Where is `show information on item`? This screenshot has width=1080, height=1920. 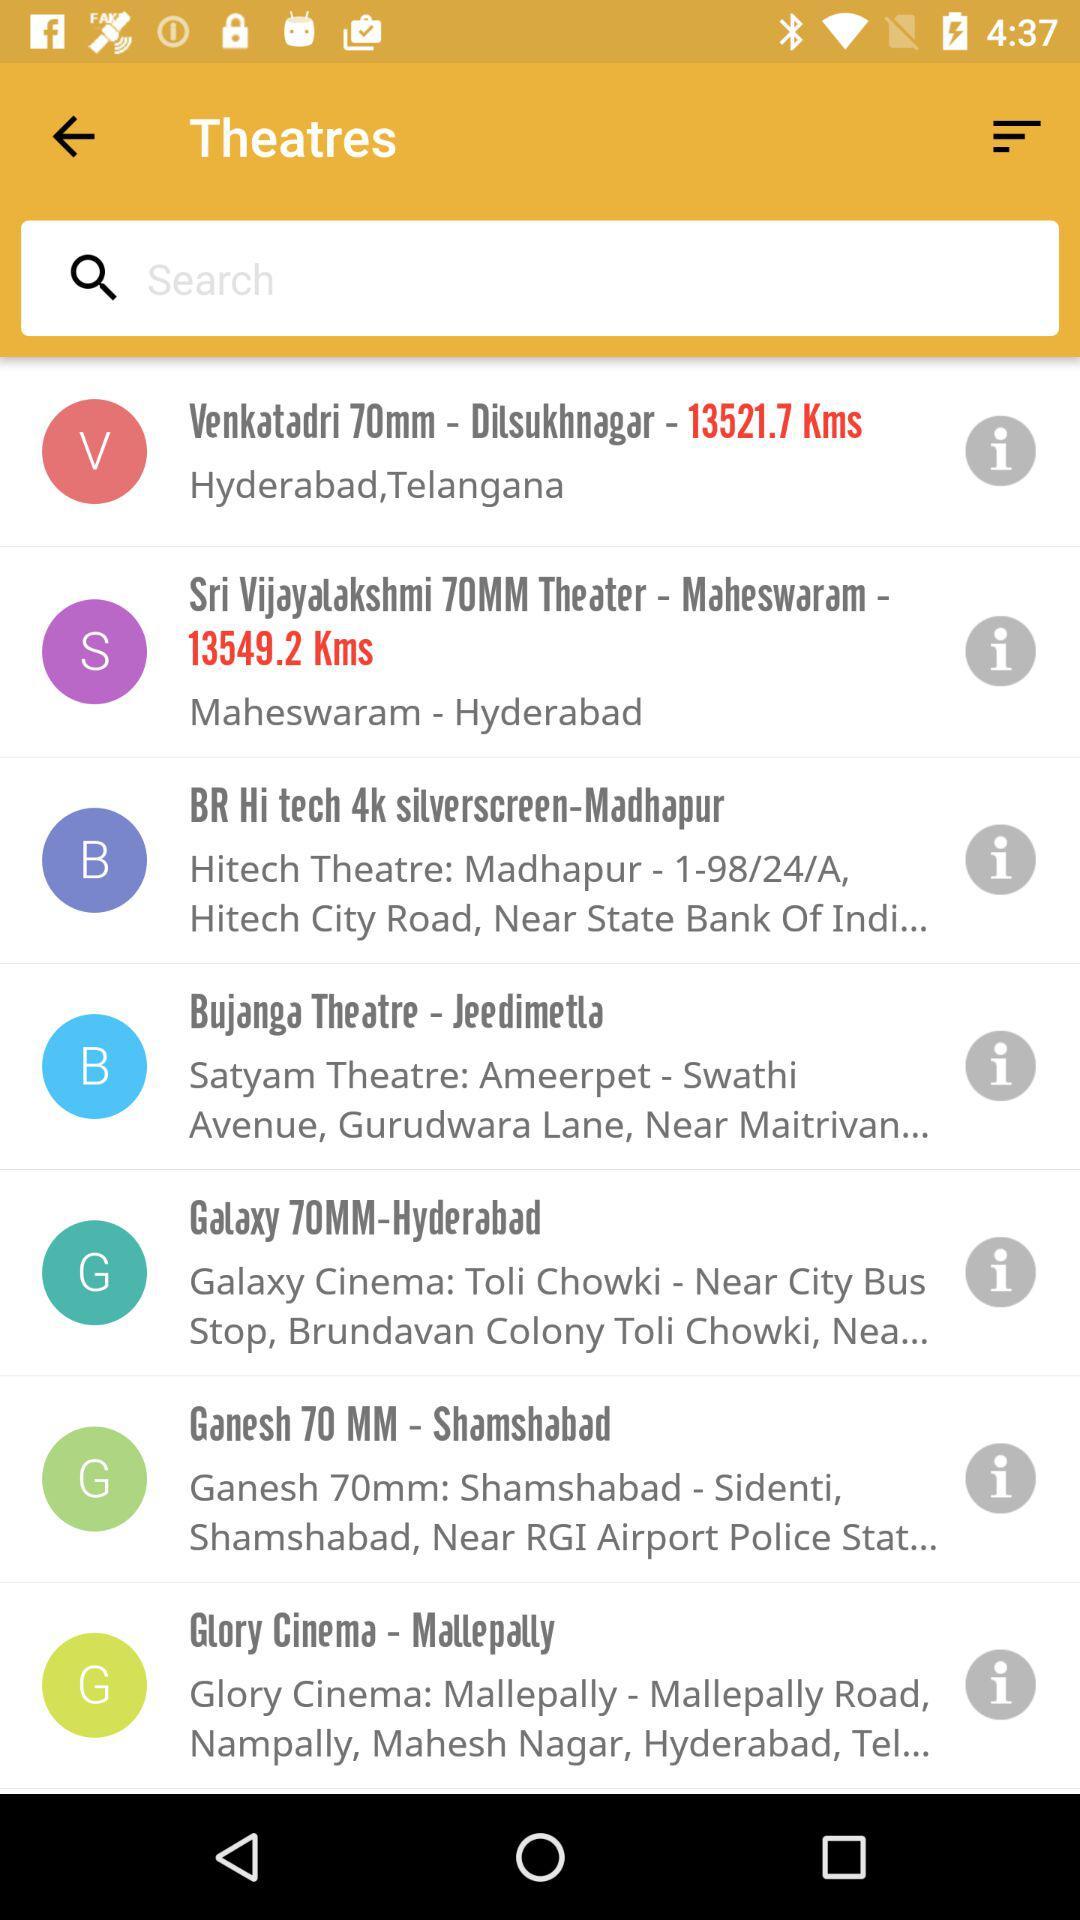
show information on item is located at coordinates (1001, 1065).